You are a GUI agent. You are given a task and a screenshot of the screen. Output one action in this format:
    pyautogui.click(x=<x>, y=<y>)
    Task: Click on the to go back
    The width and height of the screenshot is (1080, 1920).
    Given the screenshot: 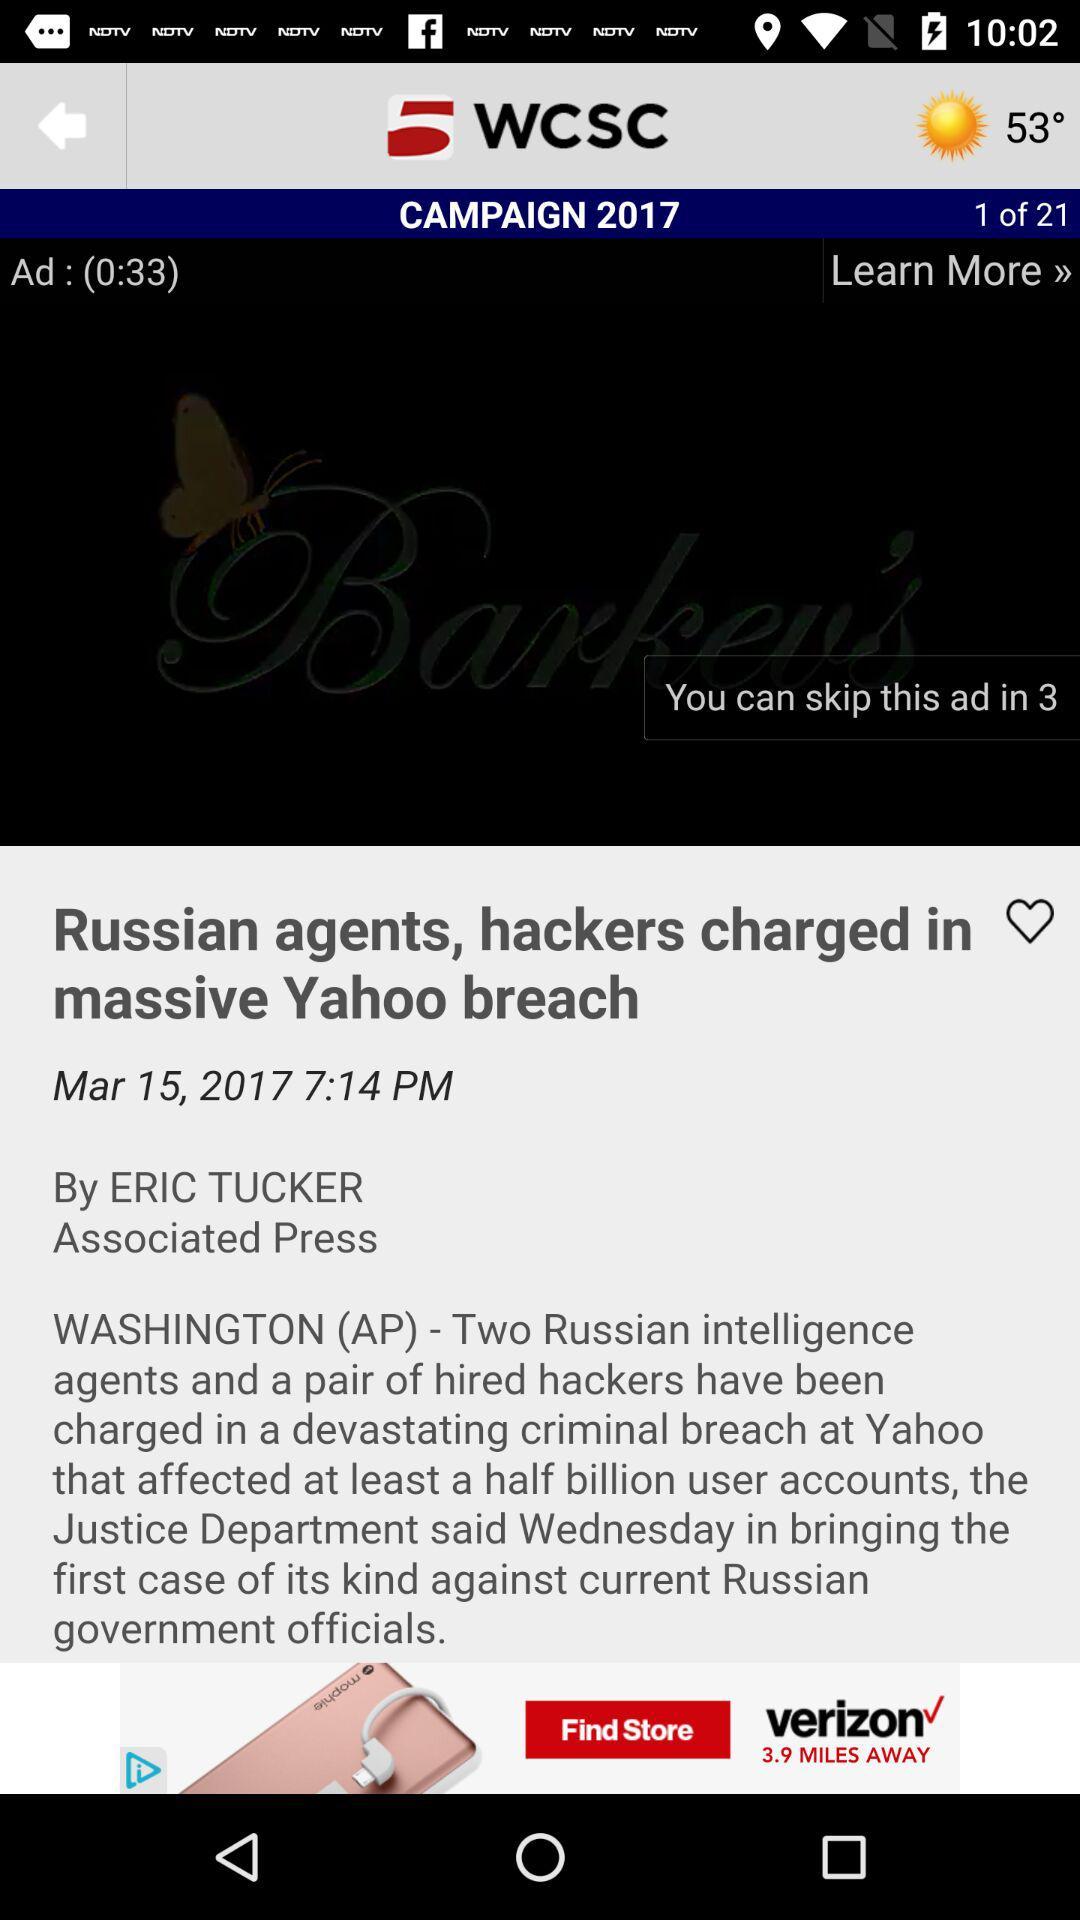 What is the action you would take?
    pyautogui.click(x=61, y=124)
    